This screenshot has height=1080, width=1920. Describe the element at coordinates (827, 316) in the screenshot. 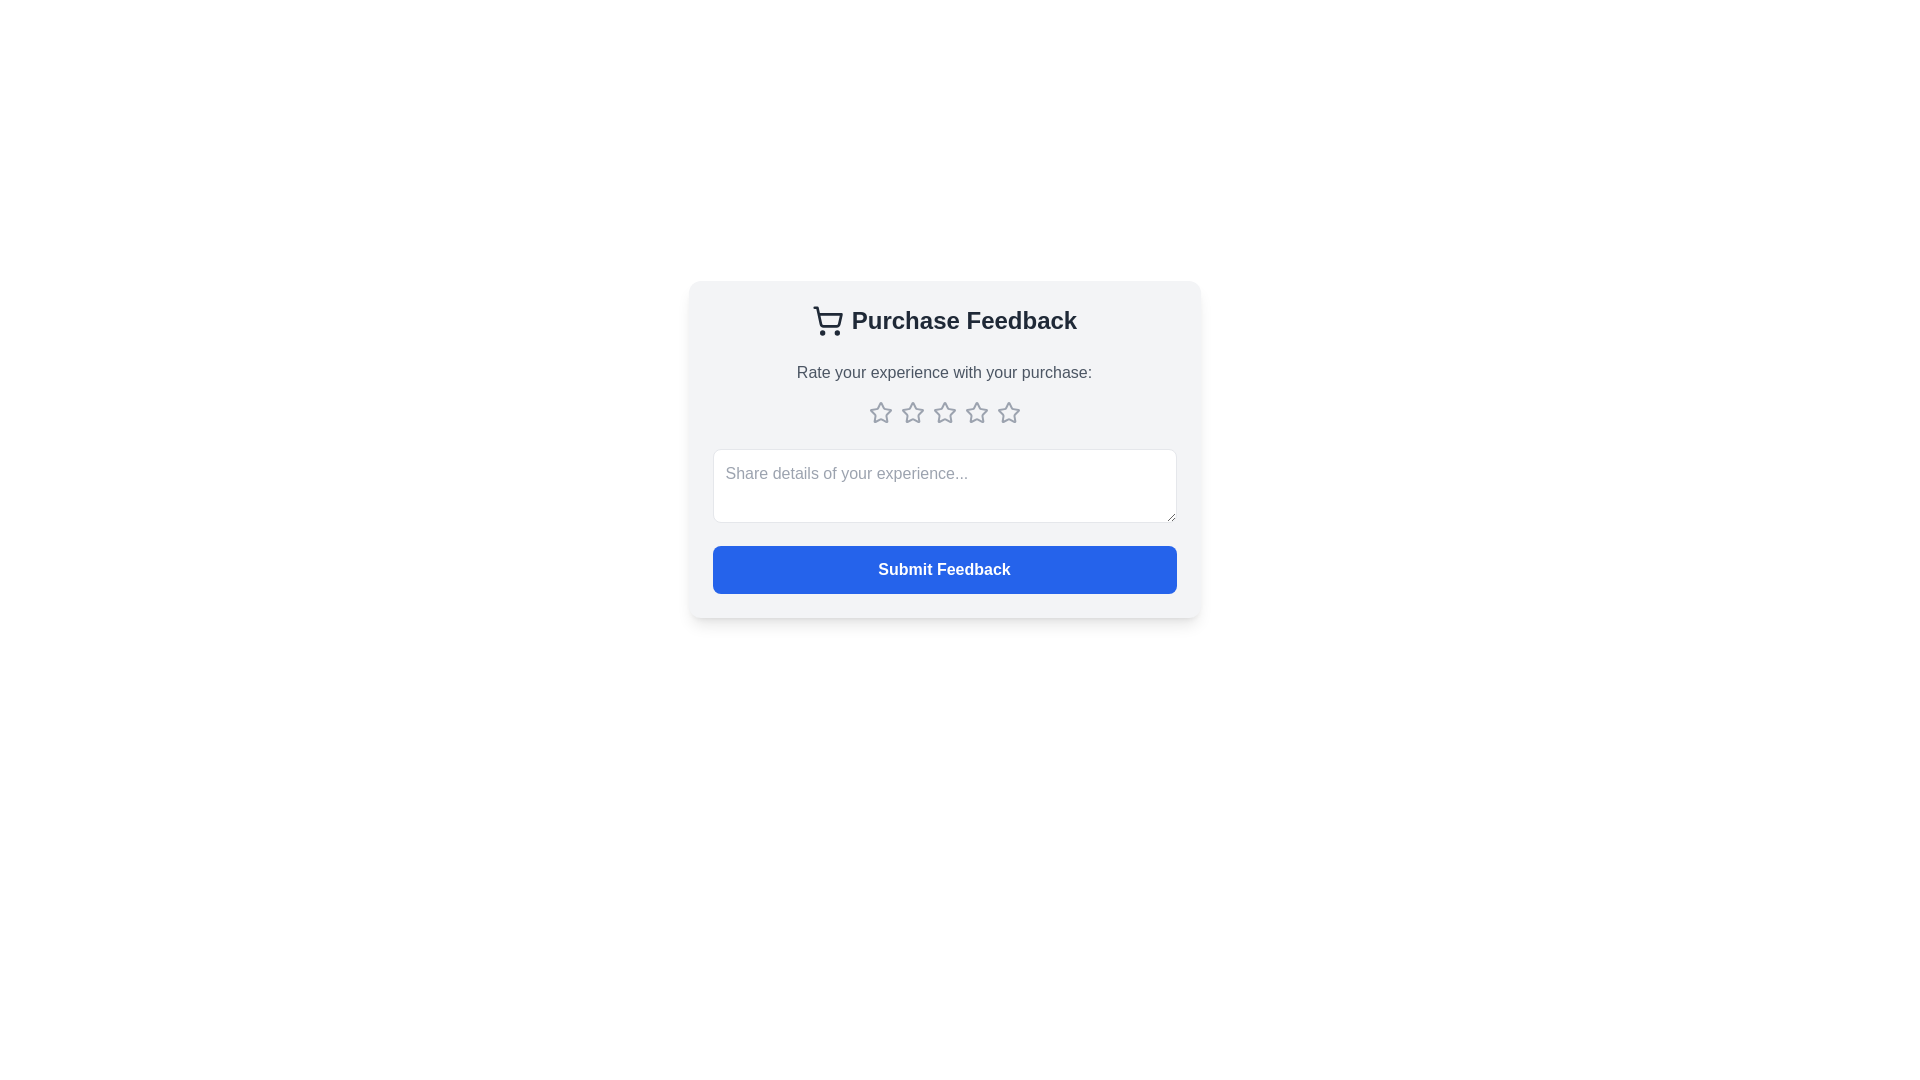

I see `the shopping cart icon located in the 'Purchase Feedback' header section, which is highlighted and visually represents a shopping cart` at that location.